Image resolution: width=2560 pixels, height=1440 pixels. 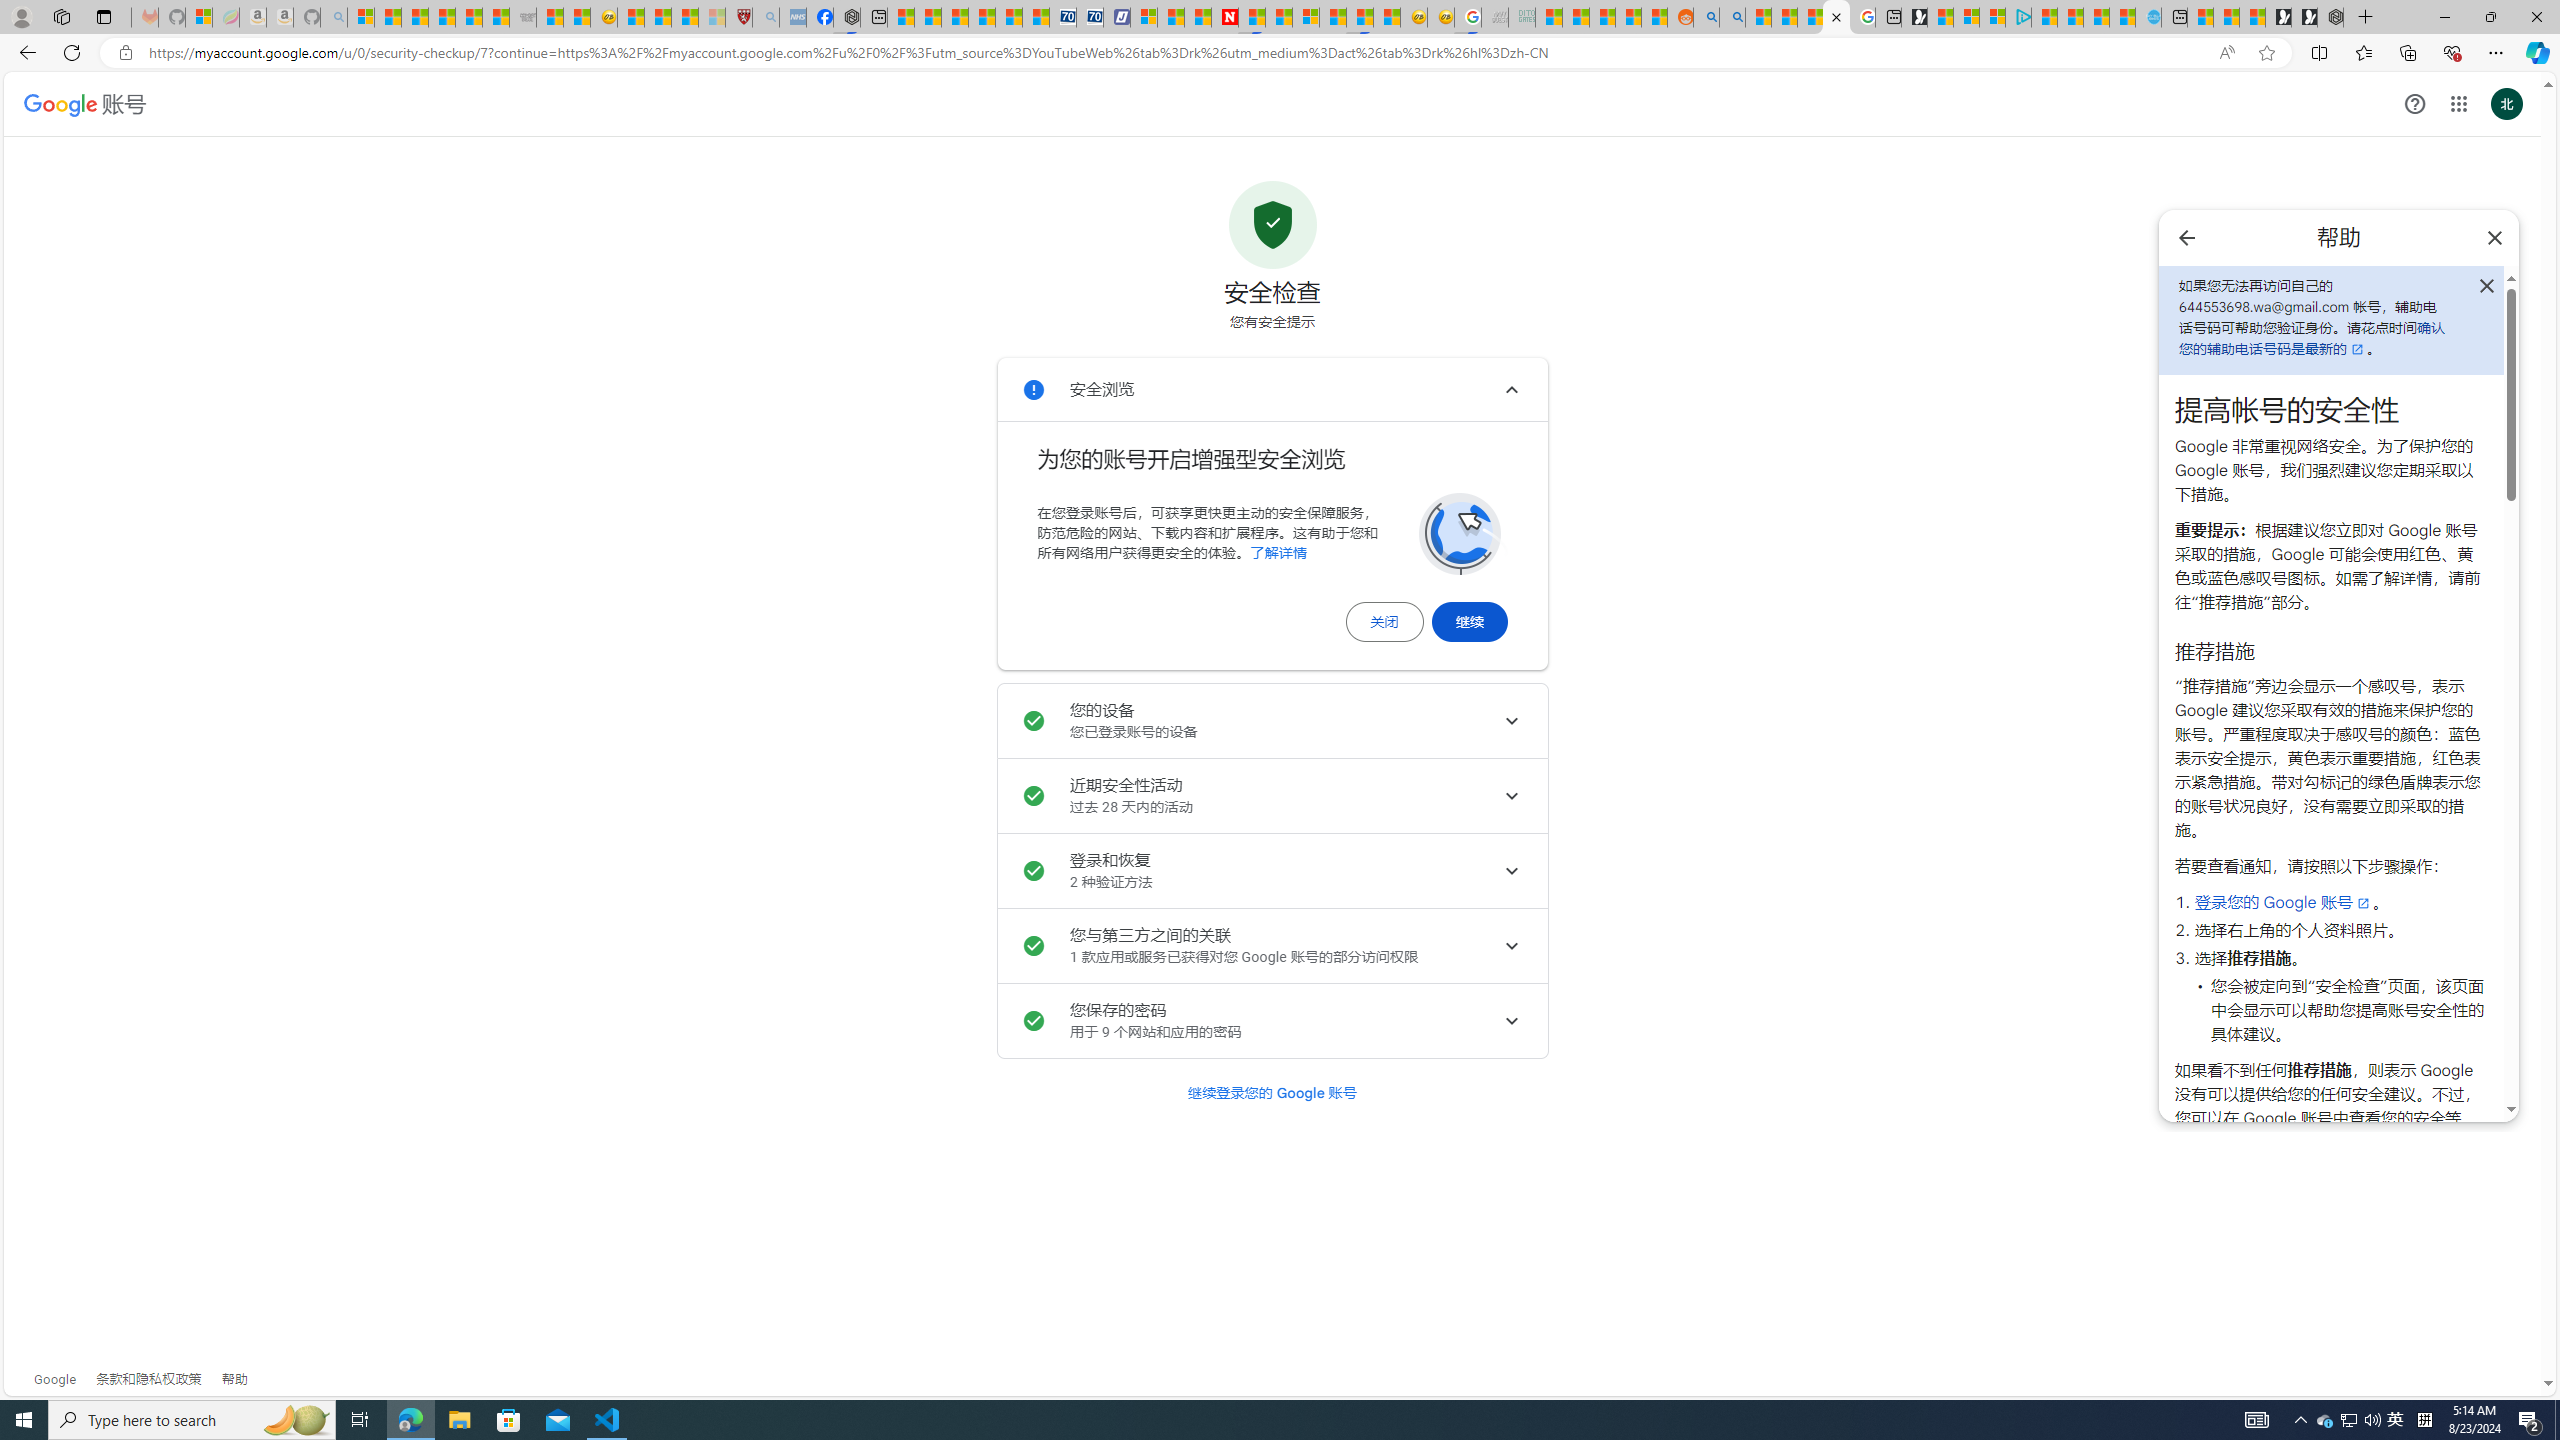 What do you see at coordinates (415, 16) in the screenshot?
I see `'The Weather Channel - MSN'` at bounding box center [415, 16].